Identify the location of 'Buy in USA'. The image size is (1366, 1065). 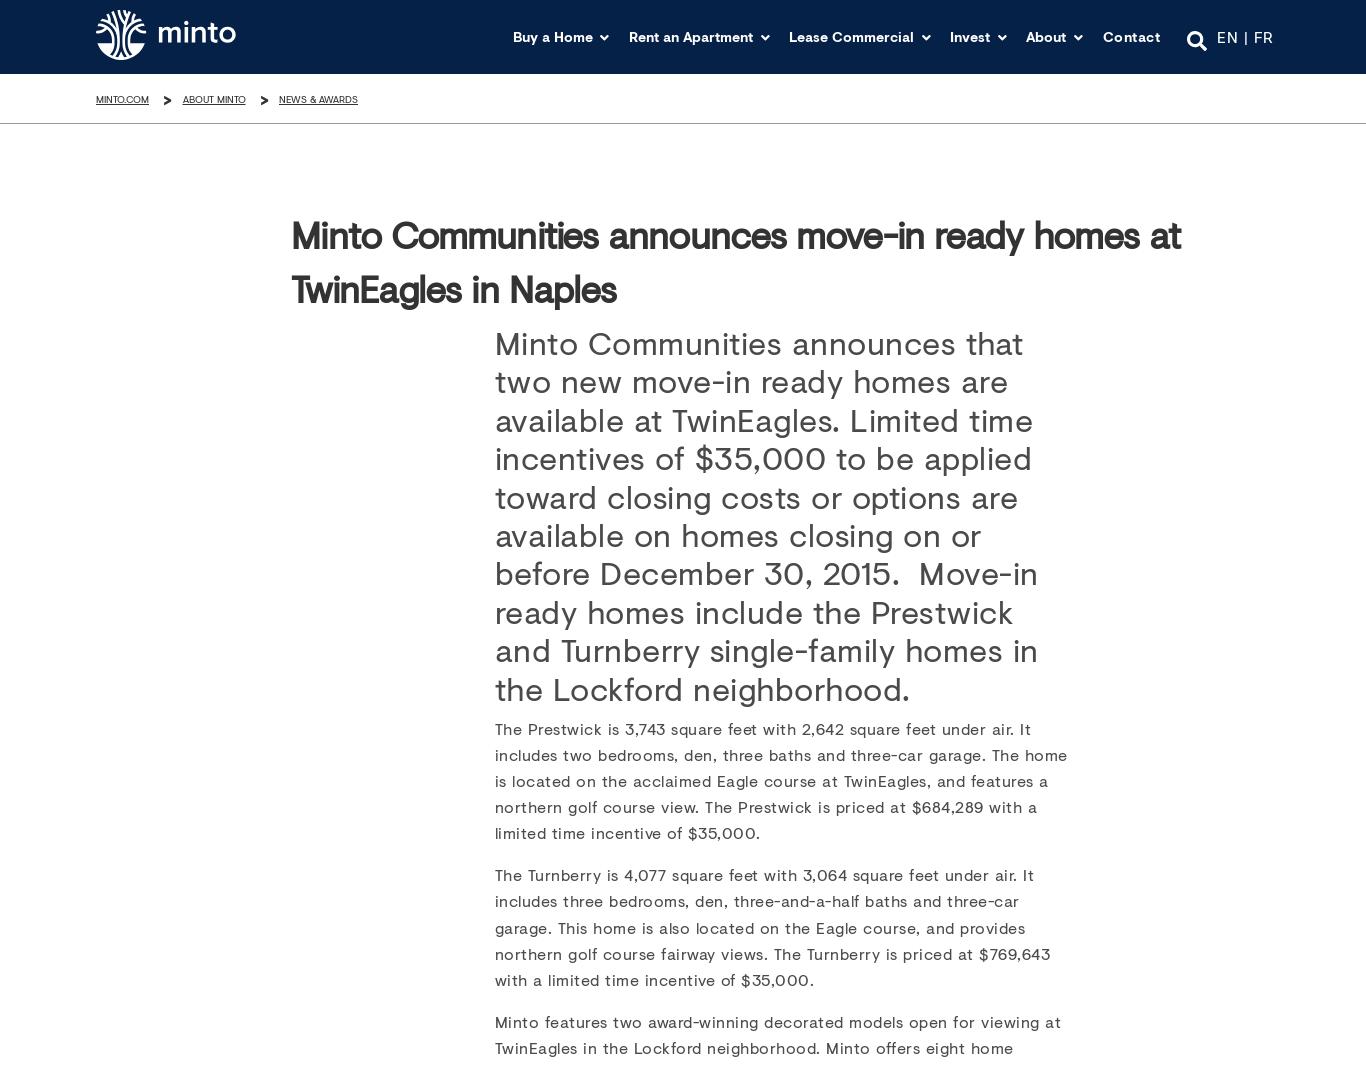
(740, 91).